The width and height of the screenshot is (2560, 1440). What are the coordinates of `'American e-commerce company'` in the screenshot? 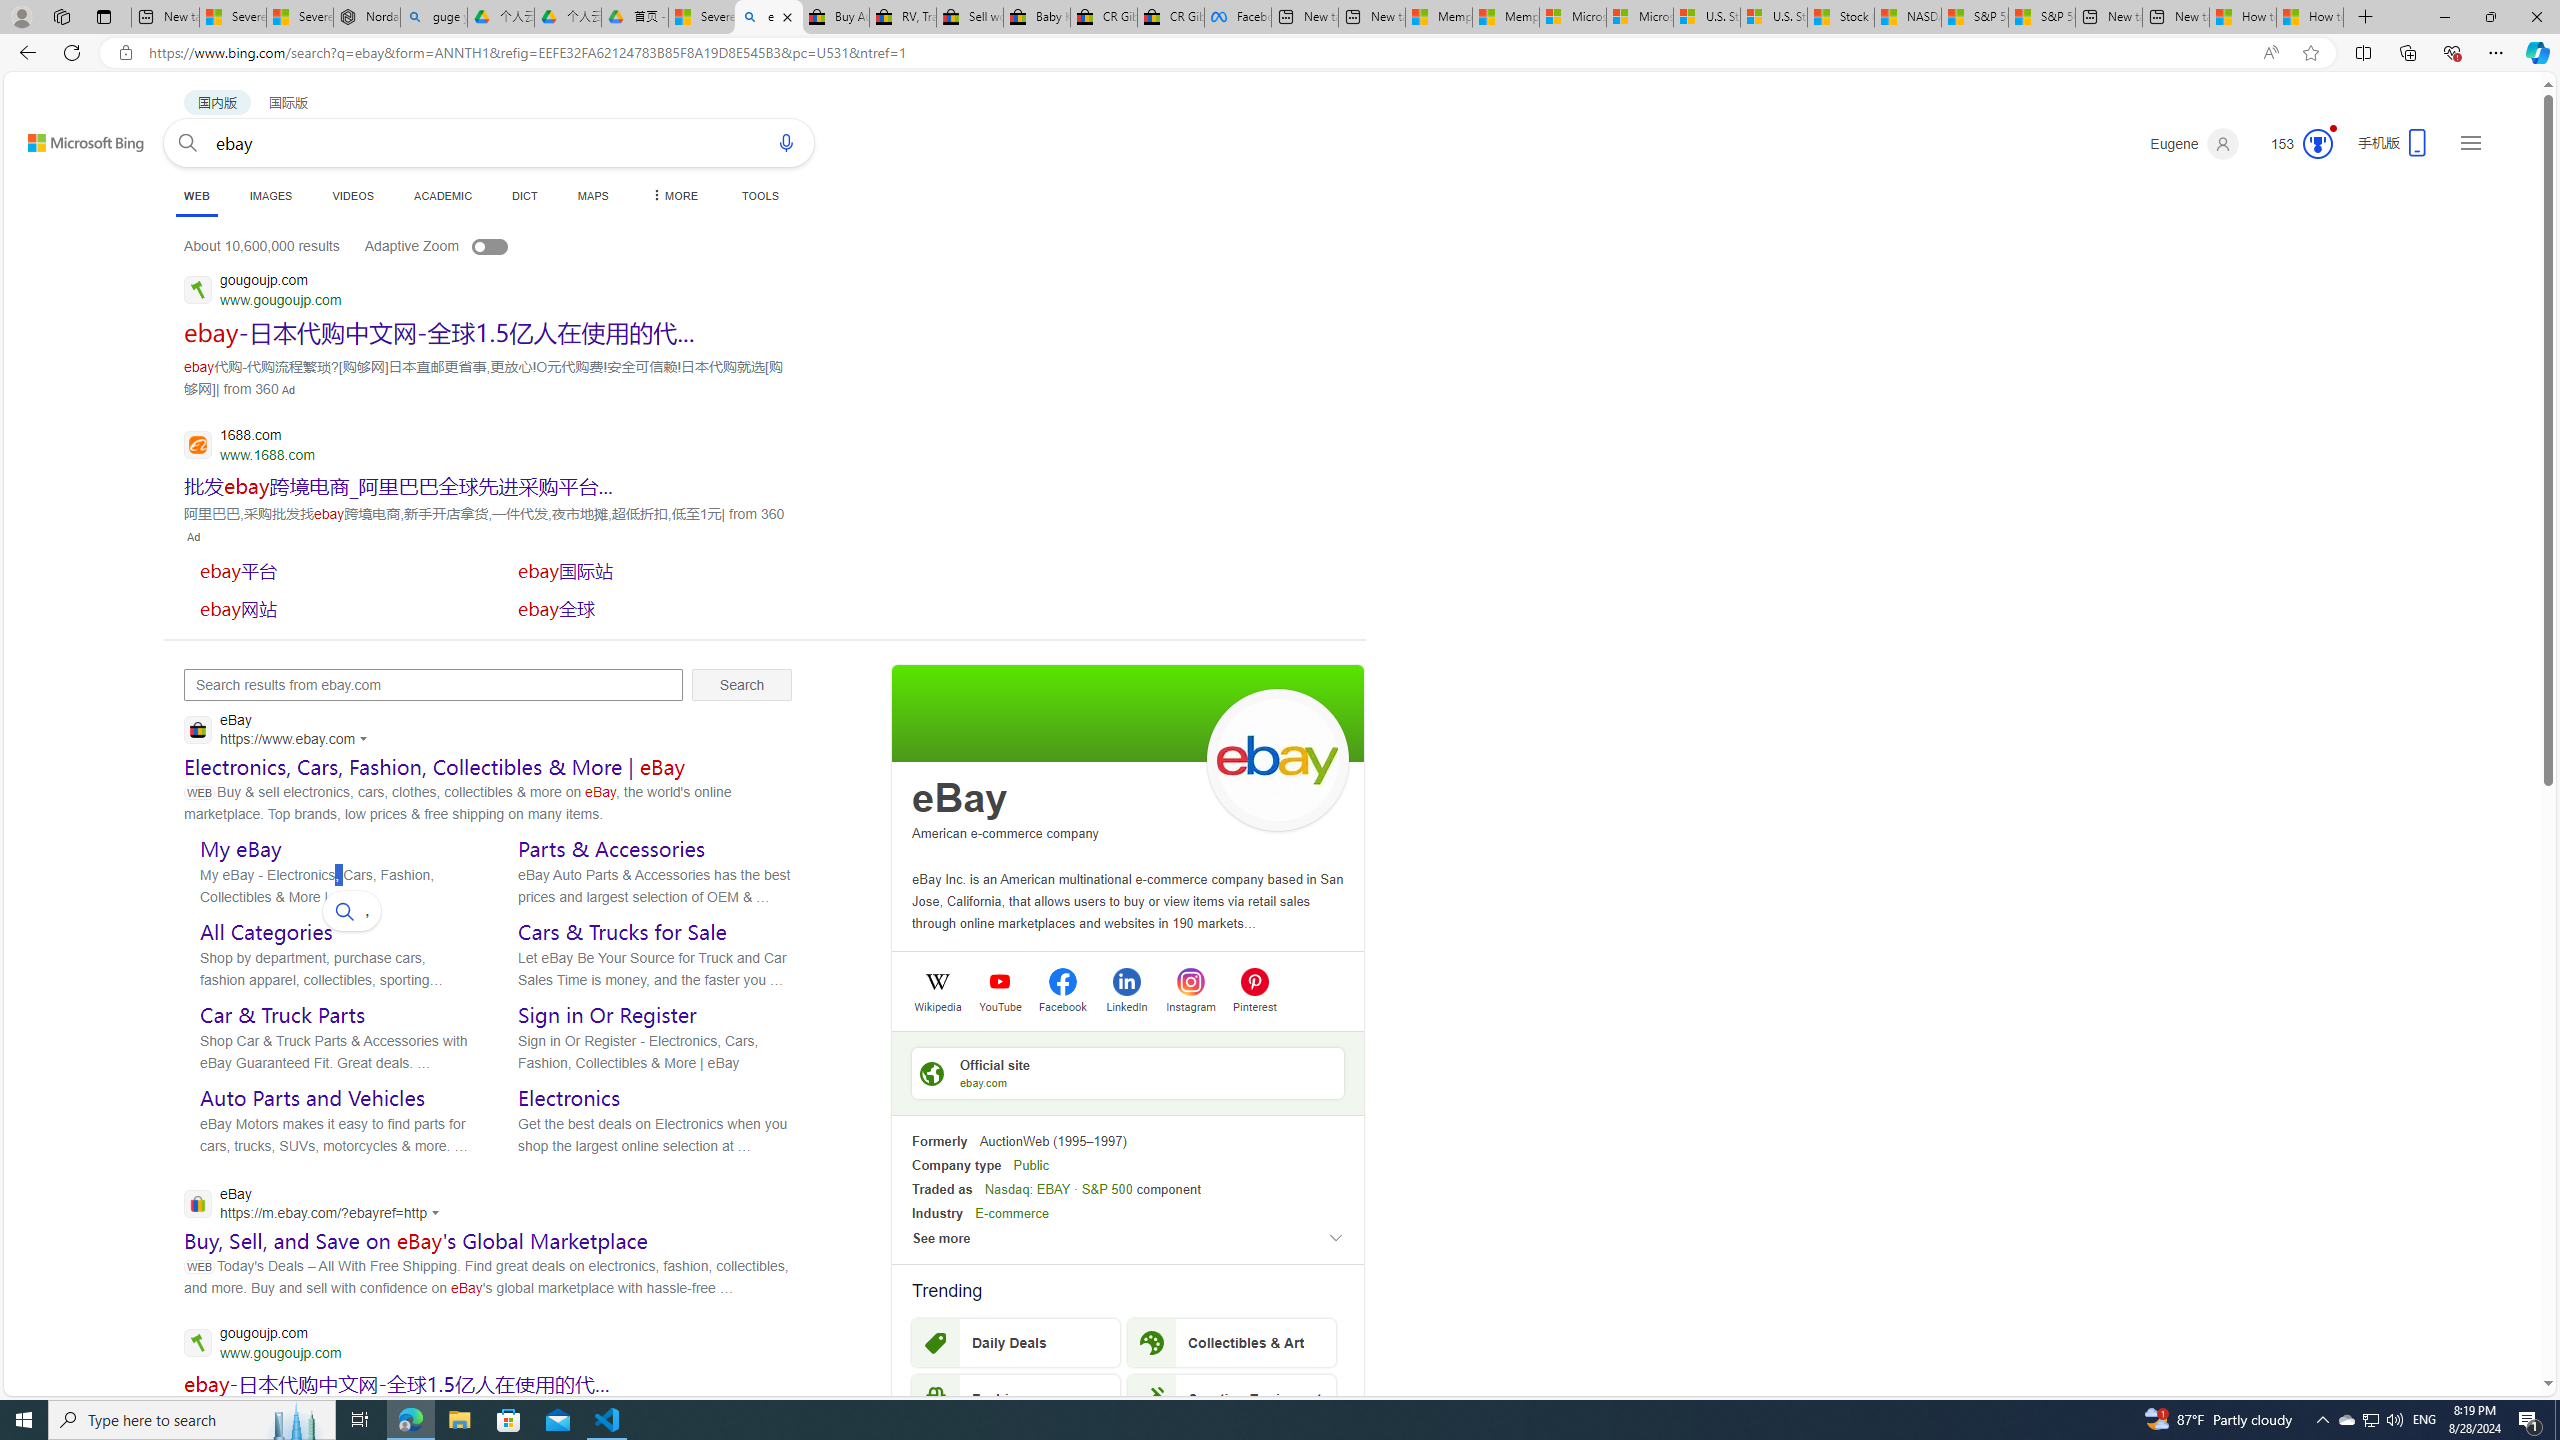 It's located at (1006, 832).